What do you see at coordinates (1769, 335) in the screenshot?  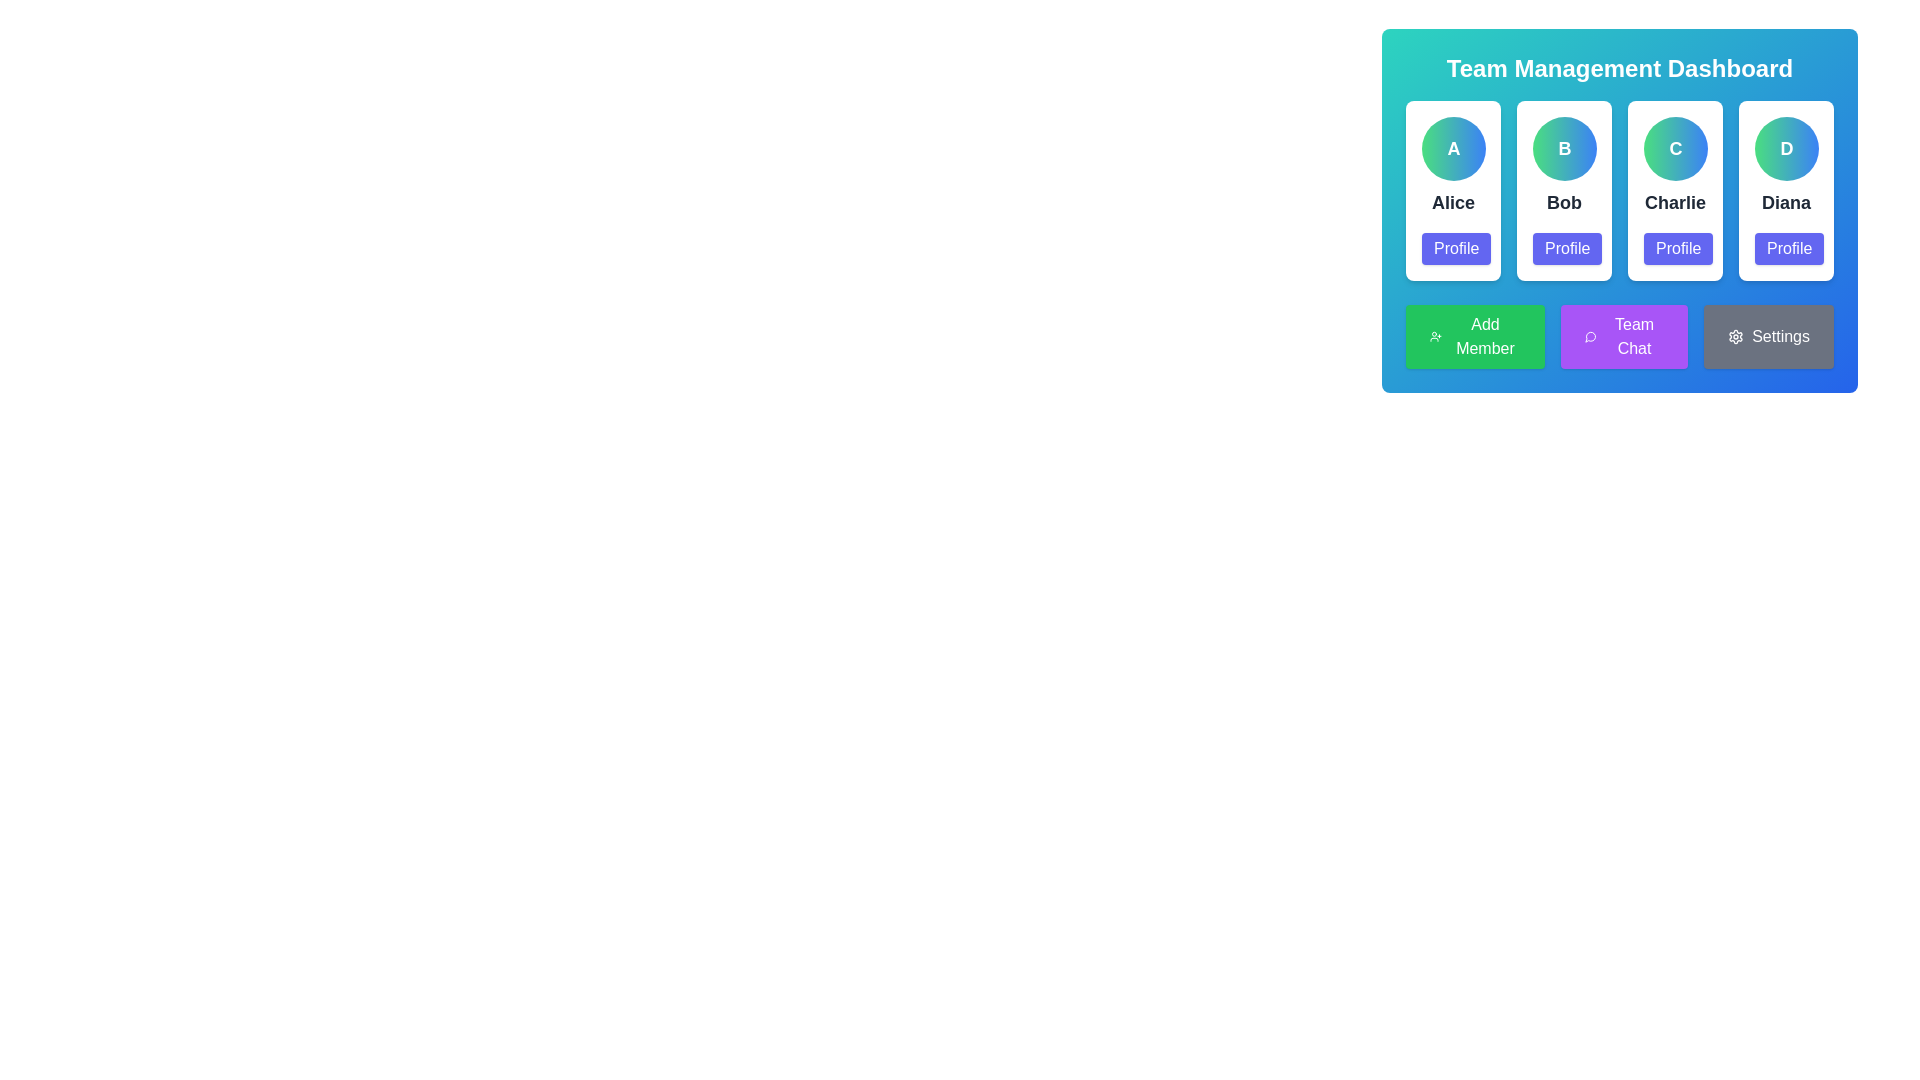 I see `the 'Settings' button, which is a gray rectangular button with rounded corners and a gear icon, located at the bottom of the 'Team Management Dashboard'` at bounding box center [1769, 335].